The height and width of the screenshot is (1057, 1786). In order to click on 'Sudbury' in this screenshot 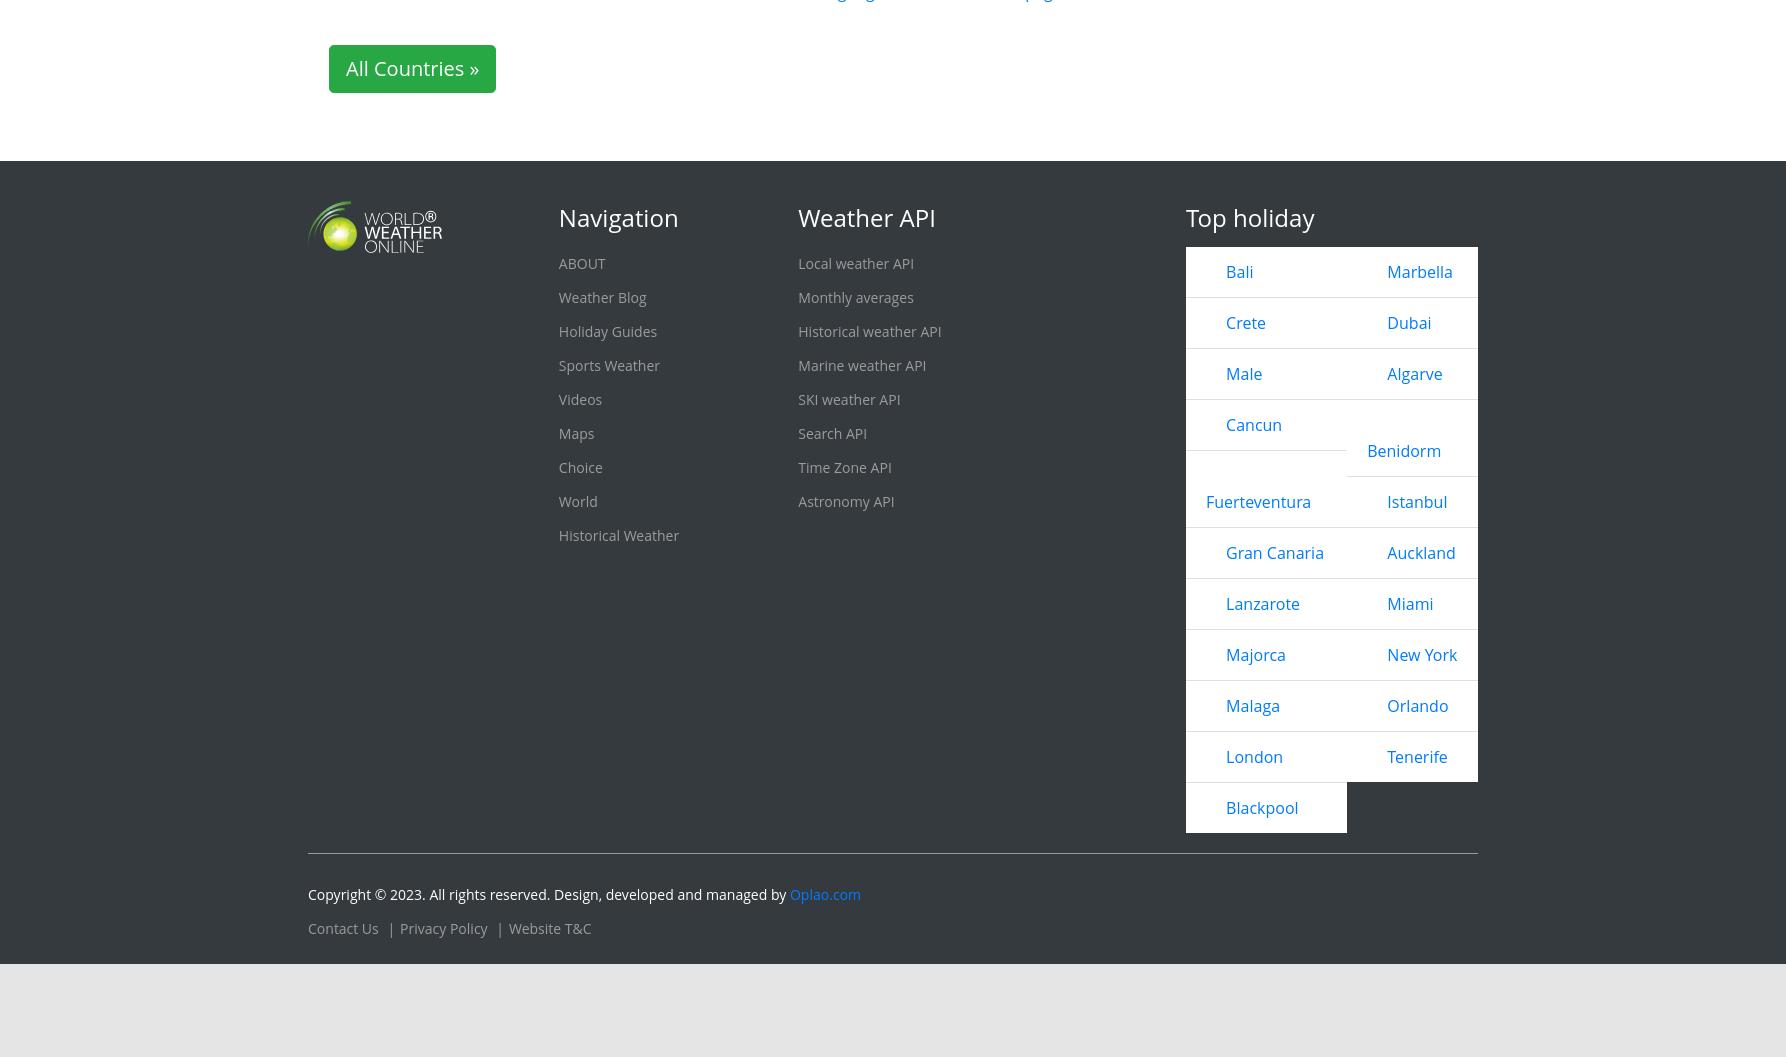, I will do `click(1013, 133)`.